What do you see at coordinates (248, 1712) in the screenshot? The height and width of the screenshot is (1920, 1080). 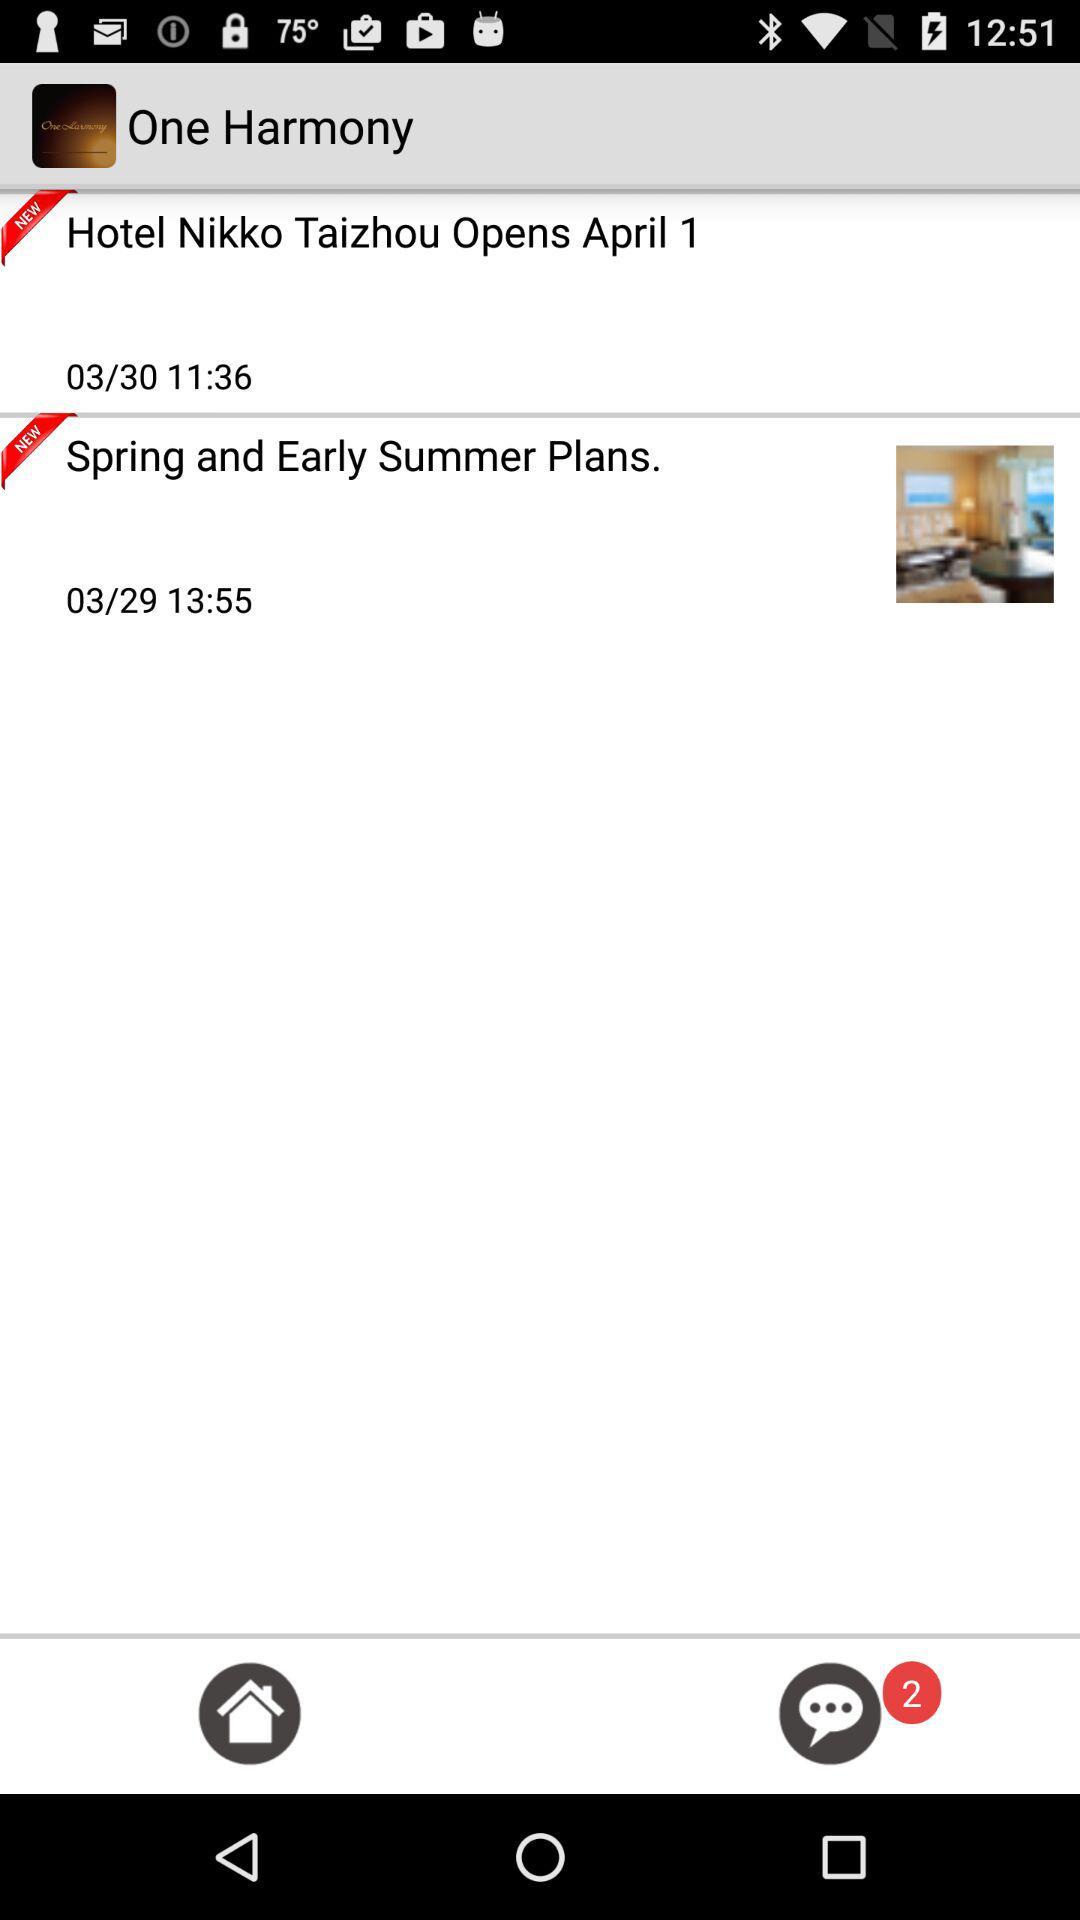 I see `home` at bounding box center [248, 1712].